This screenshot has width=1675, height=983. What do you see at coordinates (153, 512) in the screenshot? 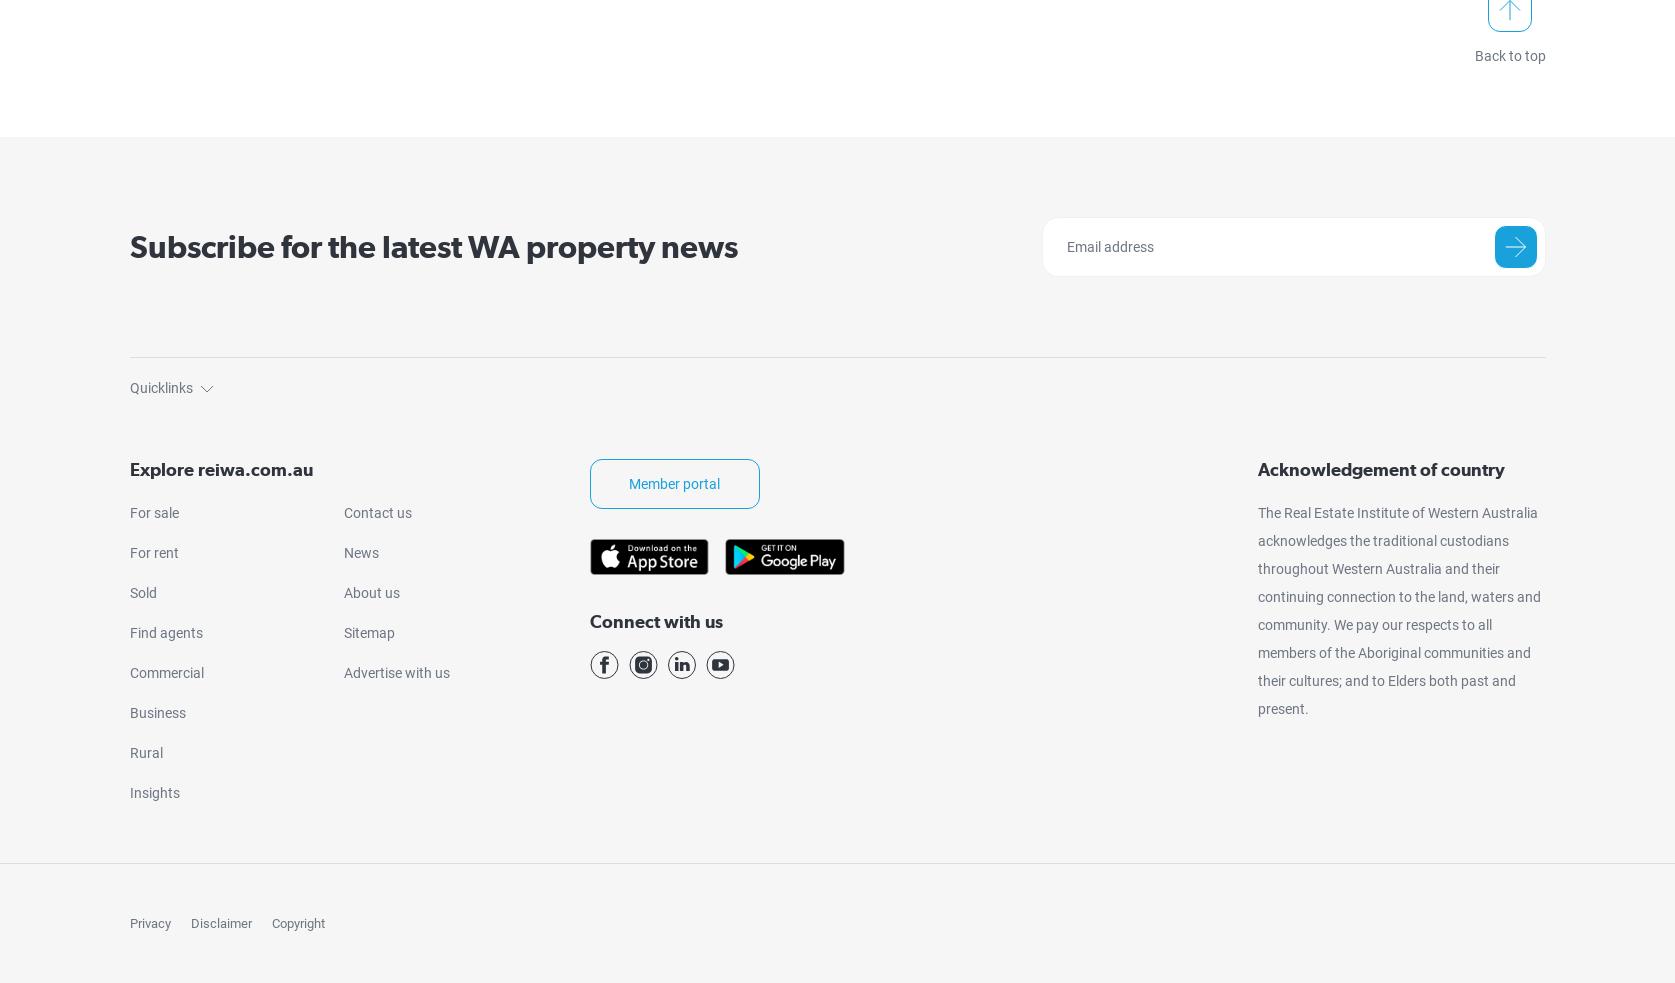
I see `'For sale'` at bounding box center [153, 512].